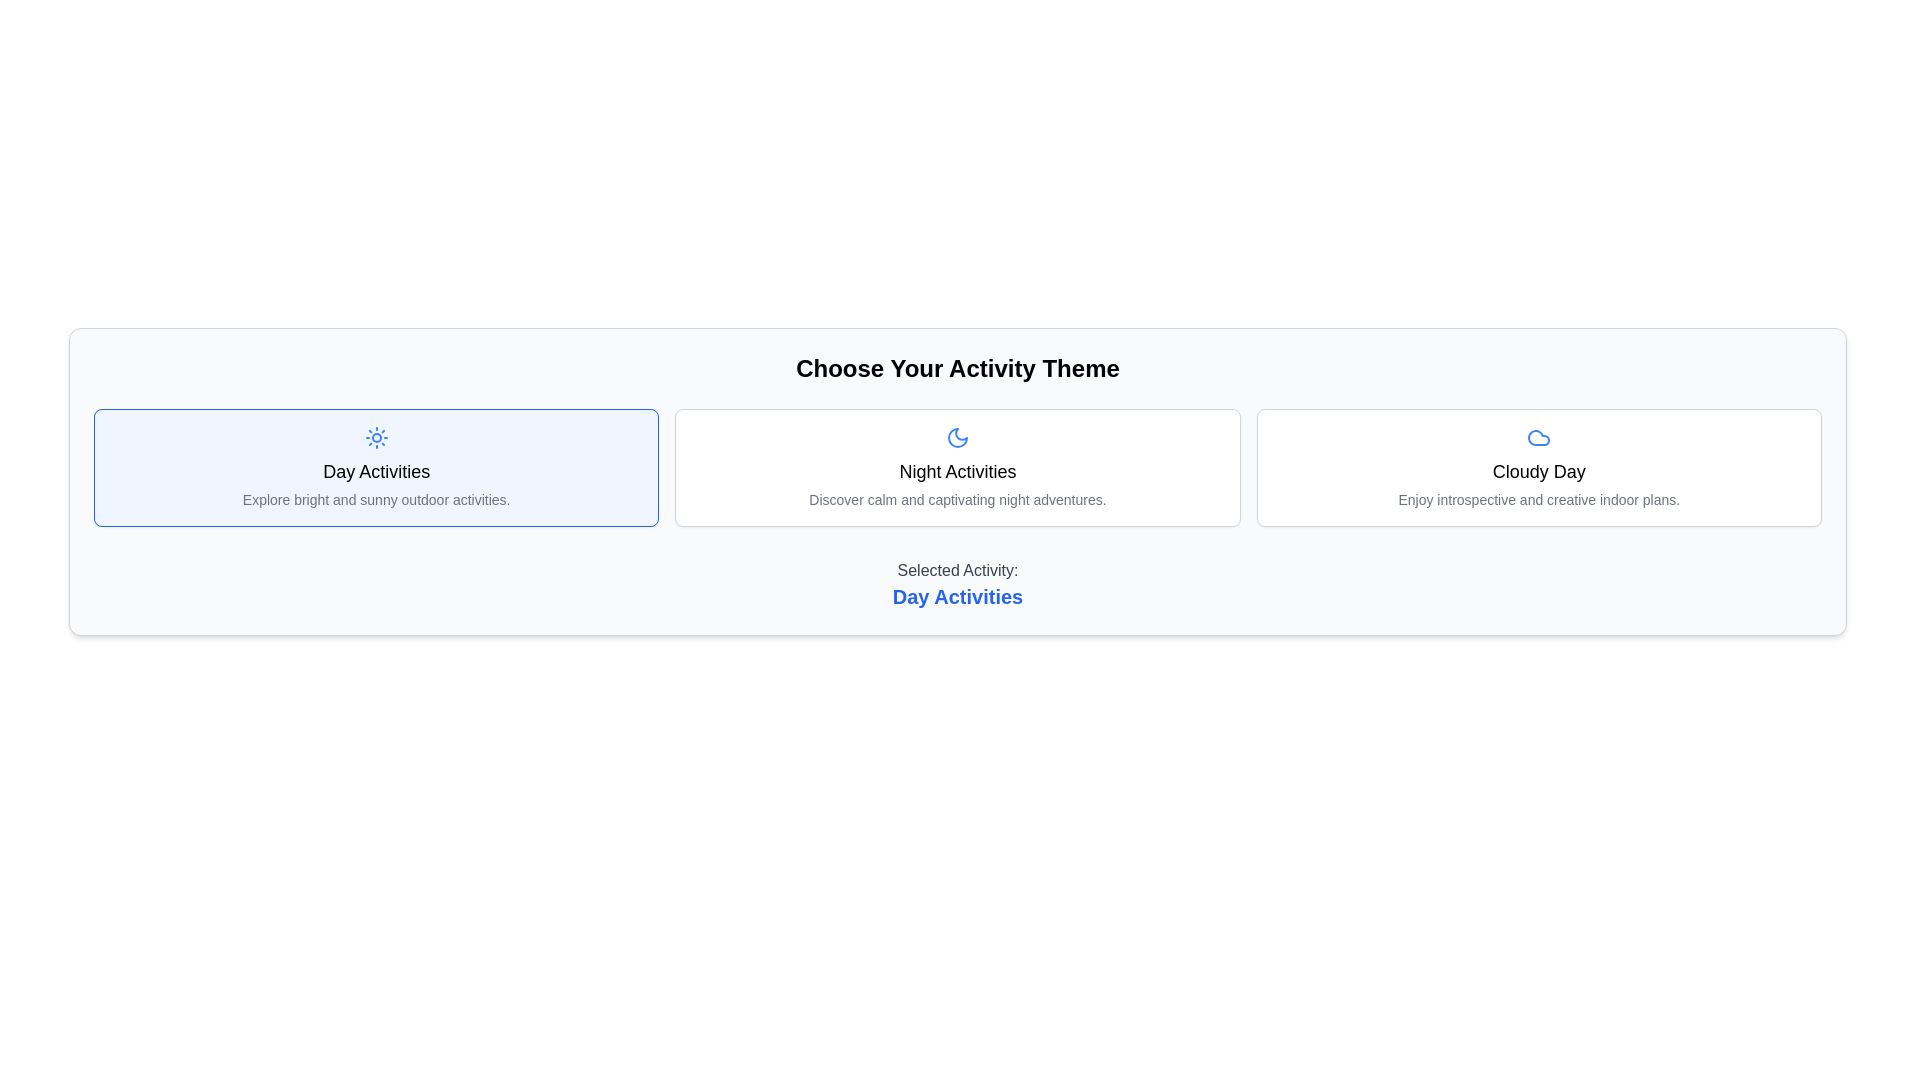  What do you see at coordinates (1538, 437) in the screenshot?
I see `the decorative icon representing the Cloudy Day activity option, which is centered within the third card titled 'Cloudy Day' under the 'Choose Your Activity Theme' section` at bounding box center [1538, 437].